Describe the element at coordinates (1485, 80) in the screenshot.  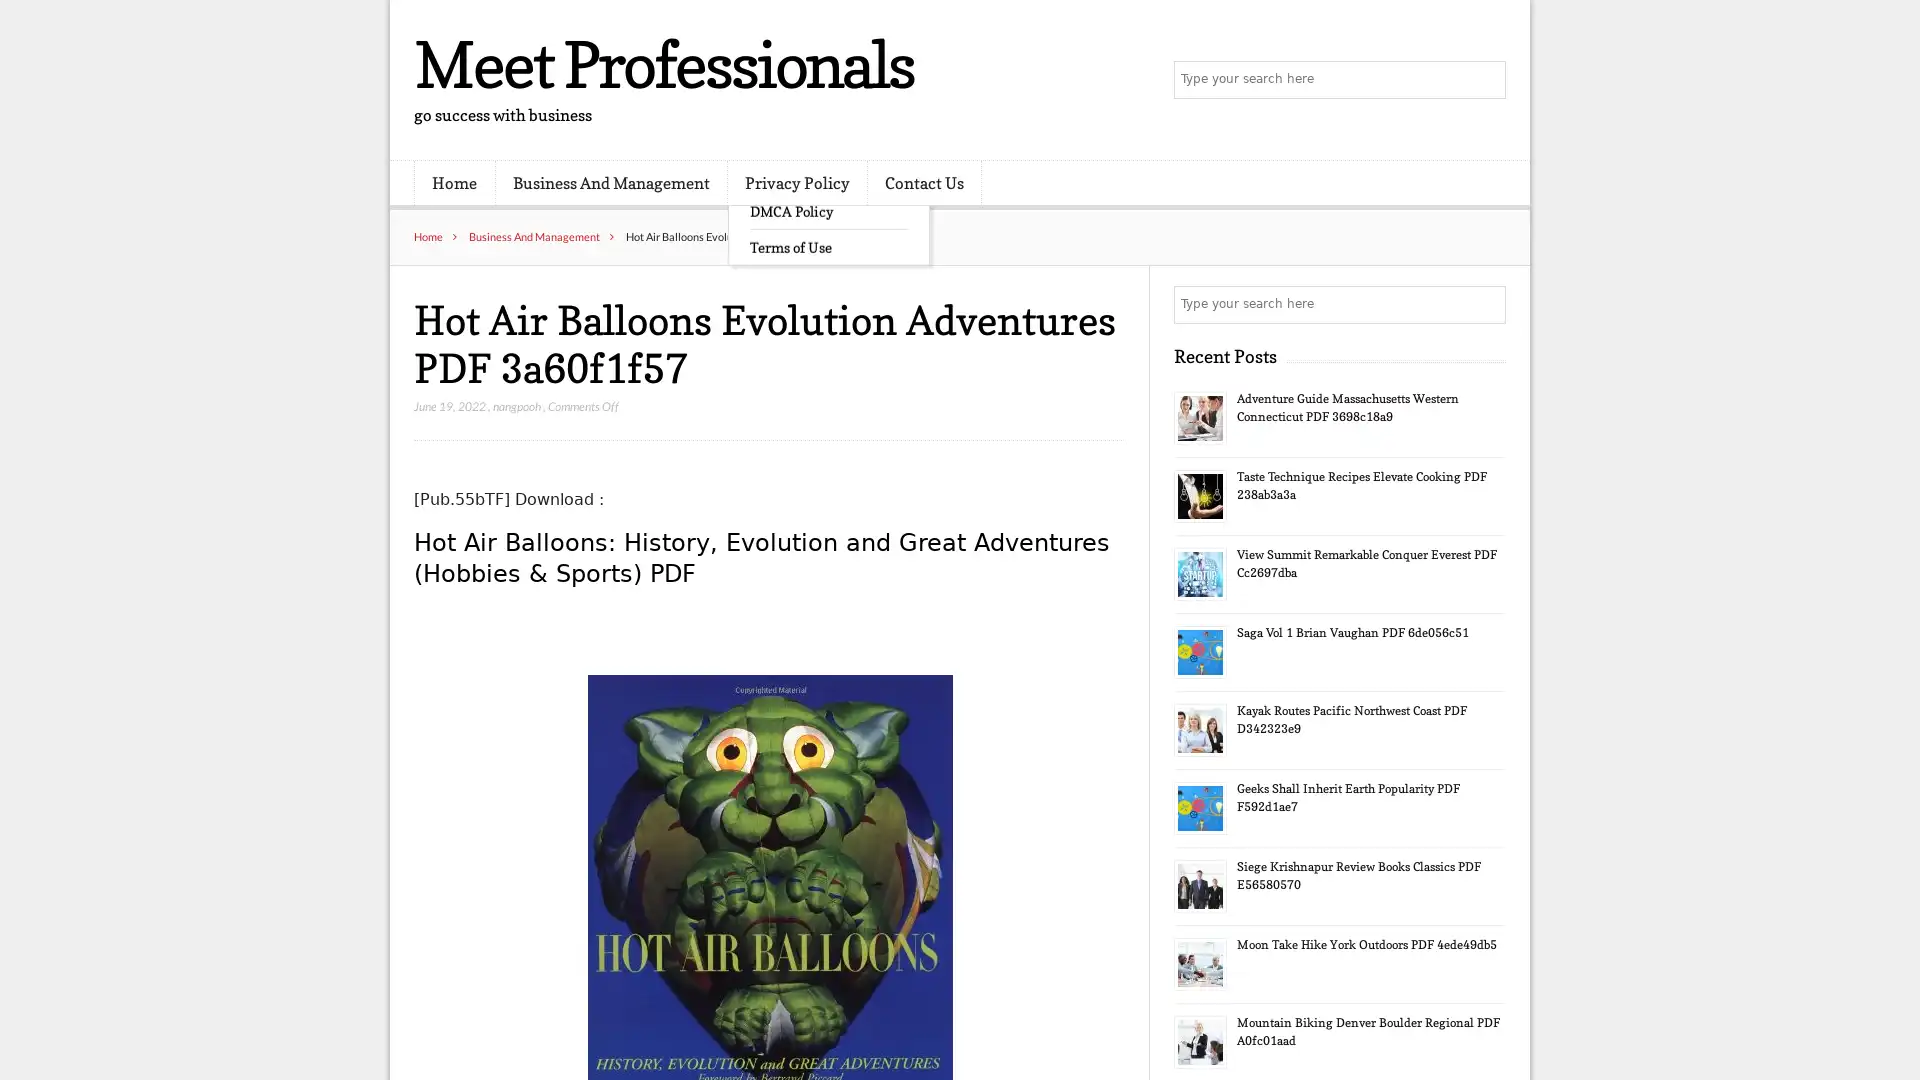
I see `Search` at that location.